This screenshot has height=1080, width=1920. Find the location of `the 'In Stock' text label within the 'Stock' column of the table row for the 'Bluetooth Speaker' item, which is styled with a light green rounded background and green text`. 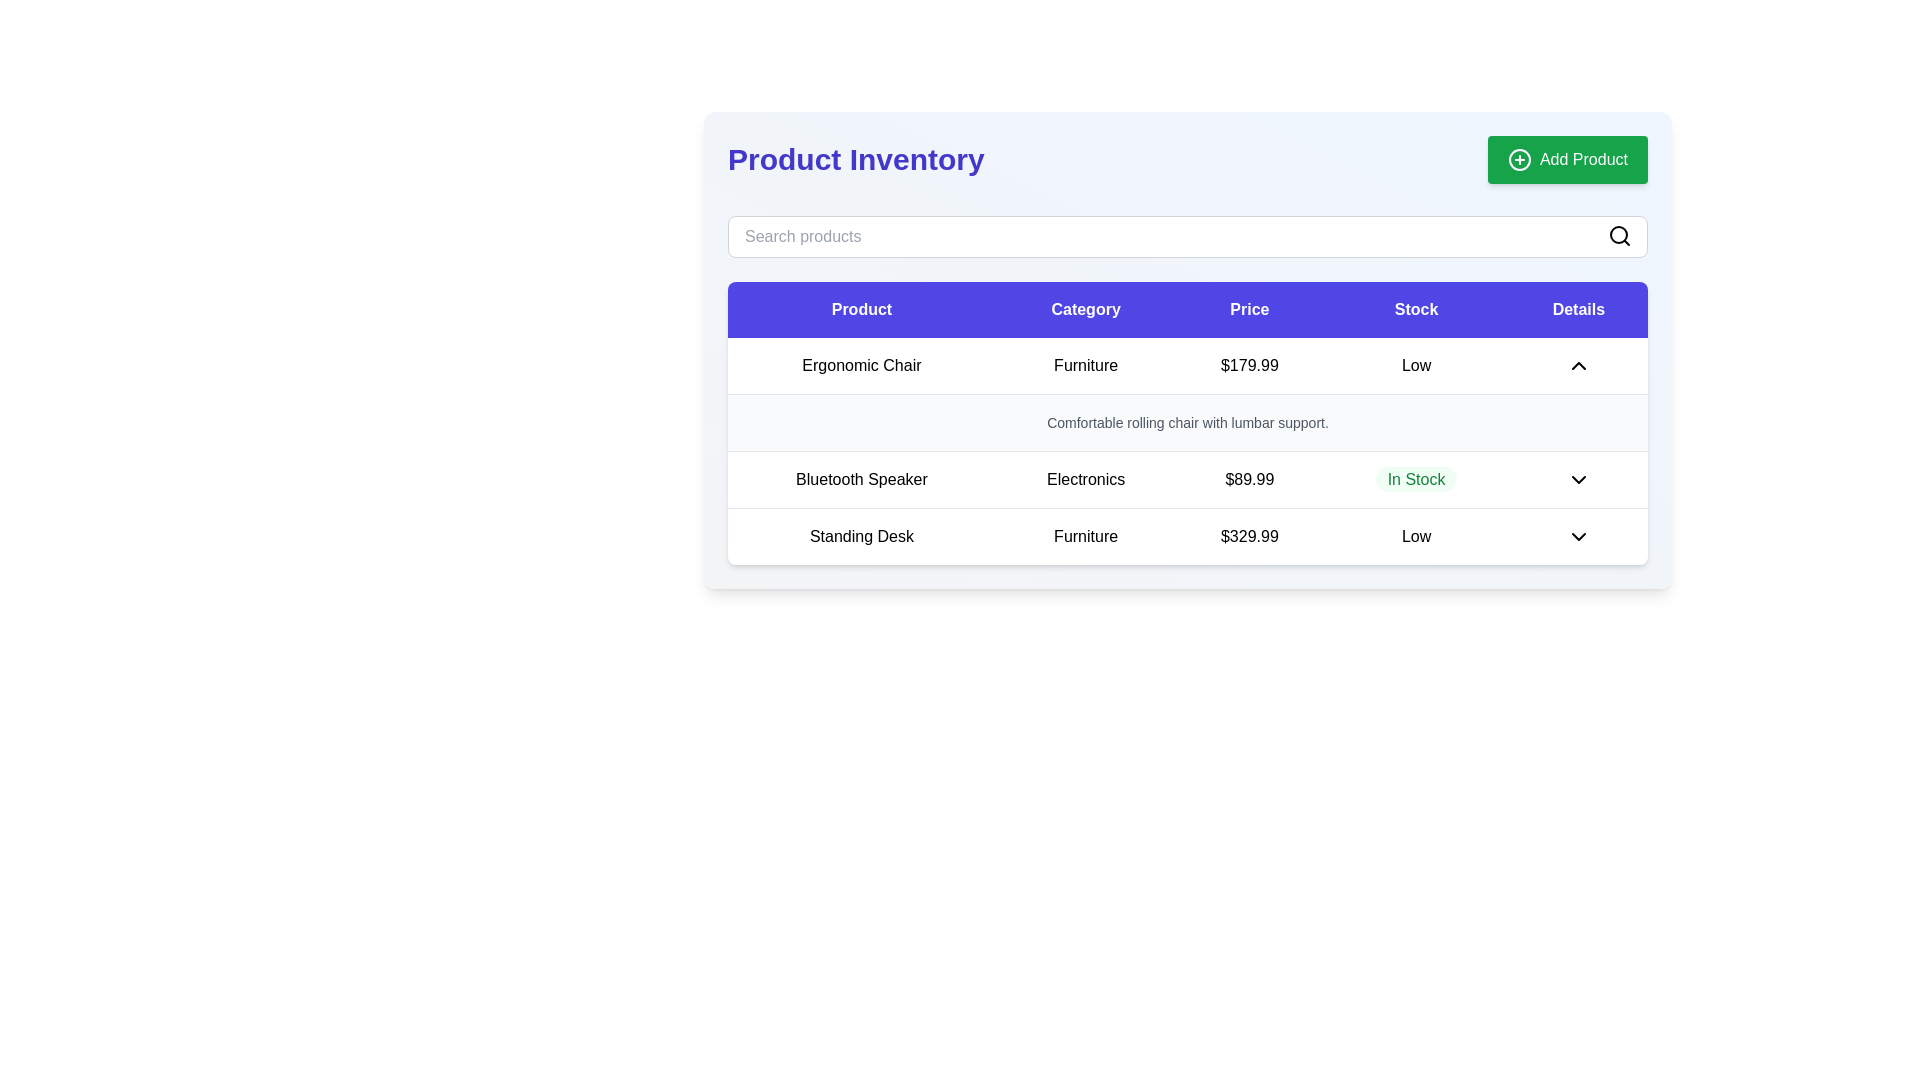

the 'In Stock' text label within the 'Stock' column of the table row for the 'Bluetooth Speaker' item, which is styled with a light green rounded background and green text is located at coordinates (1415, 479).